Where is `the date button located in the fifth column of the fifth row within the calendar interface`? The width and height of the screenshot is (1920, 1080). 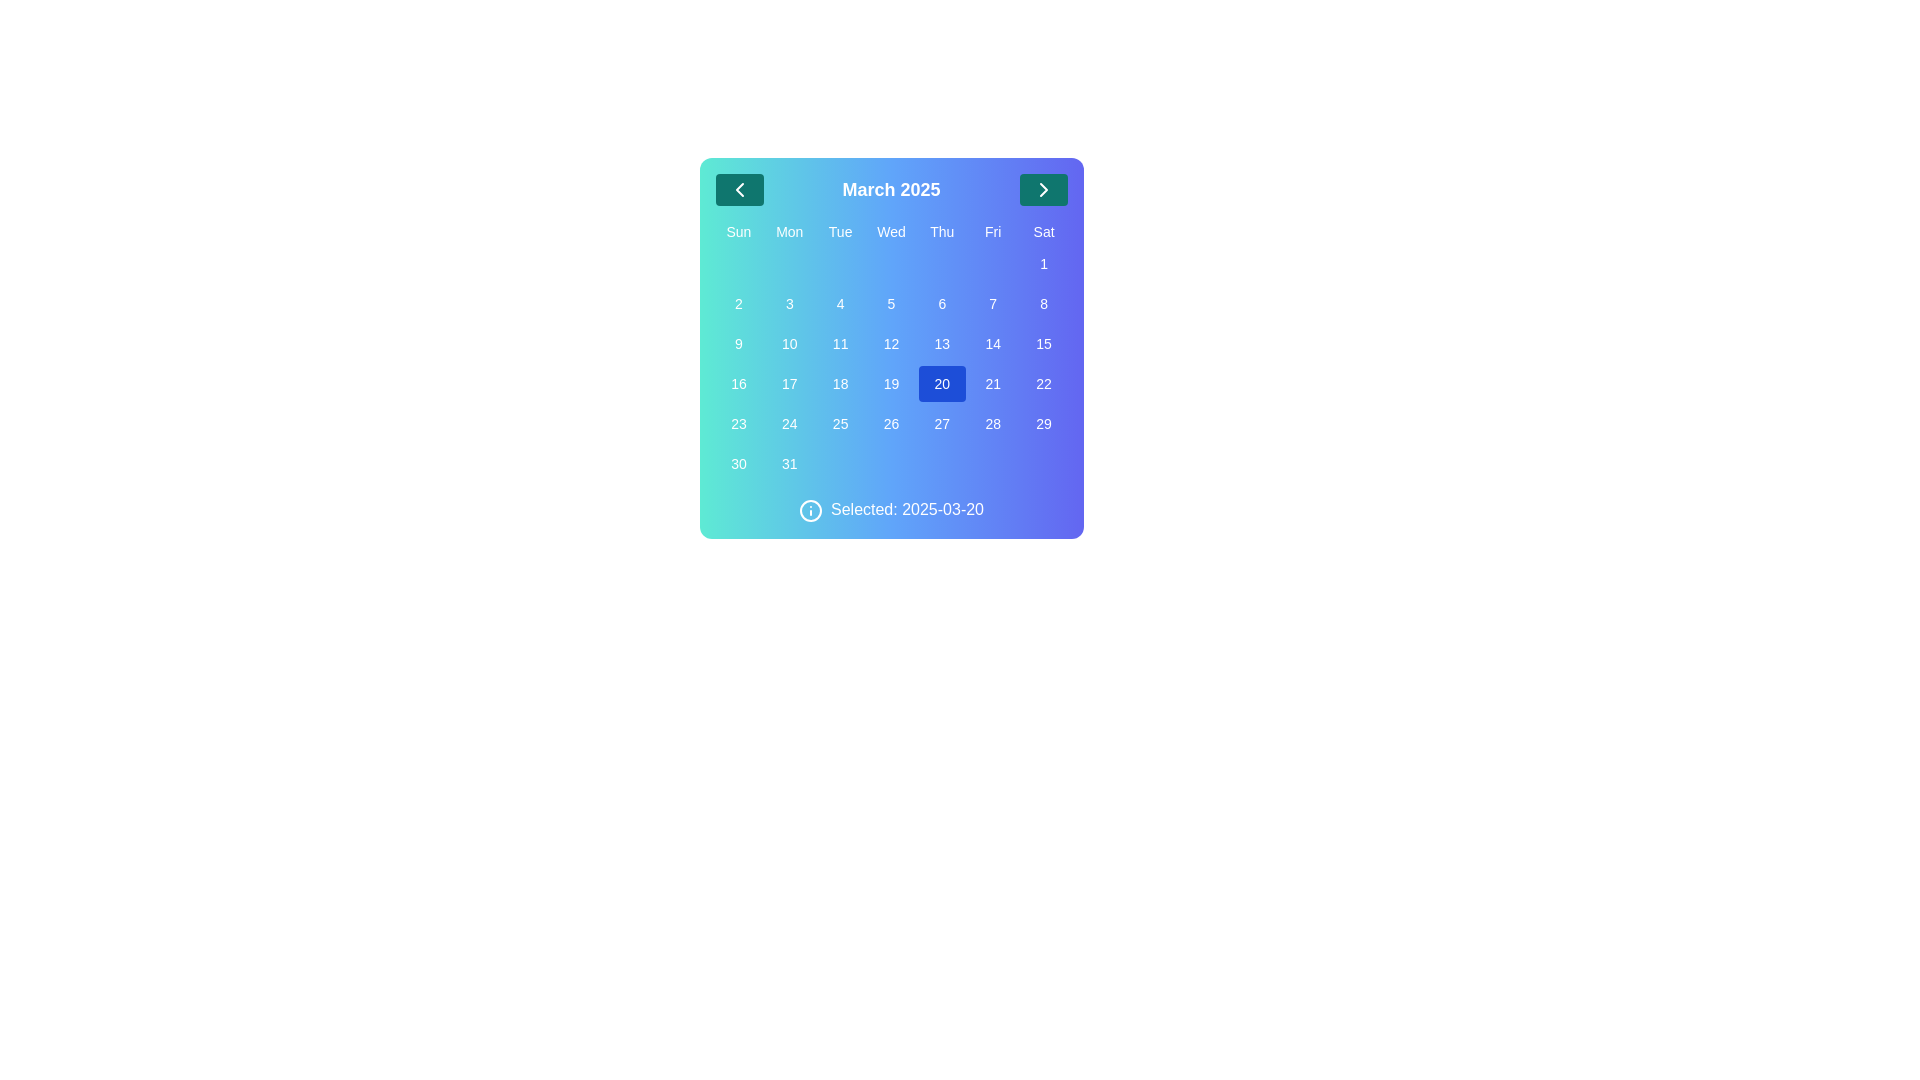
the date button located in the fifth column of the fifth row within the calendar interface is located at coordinates (840, 423).